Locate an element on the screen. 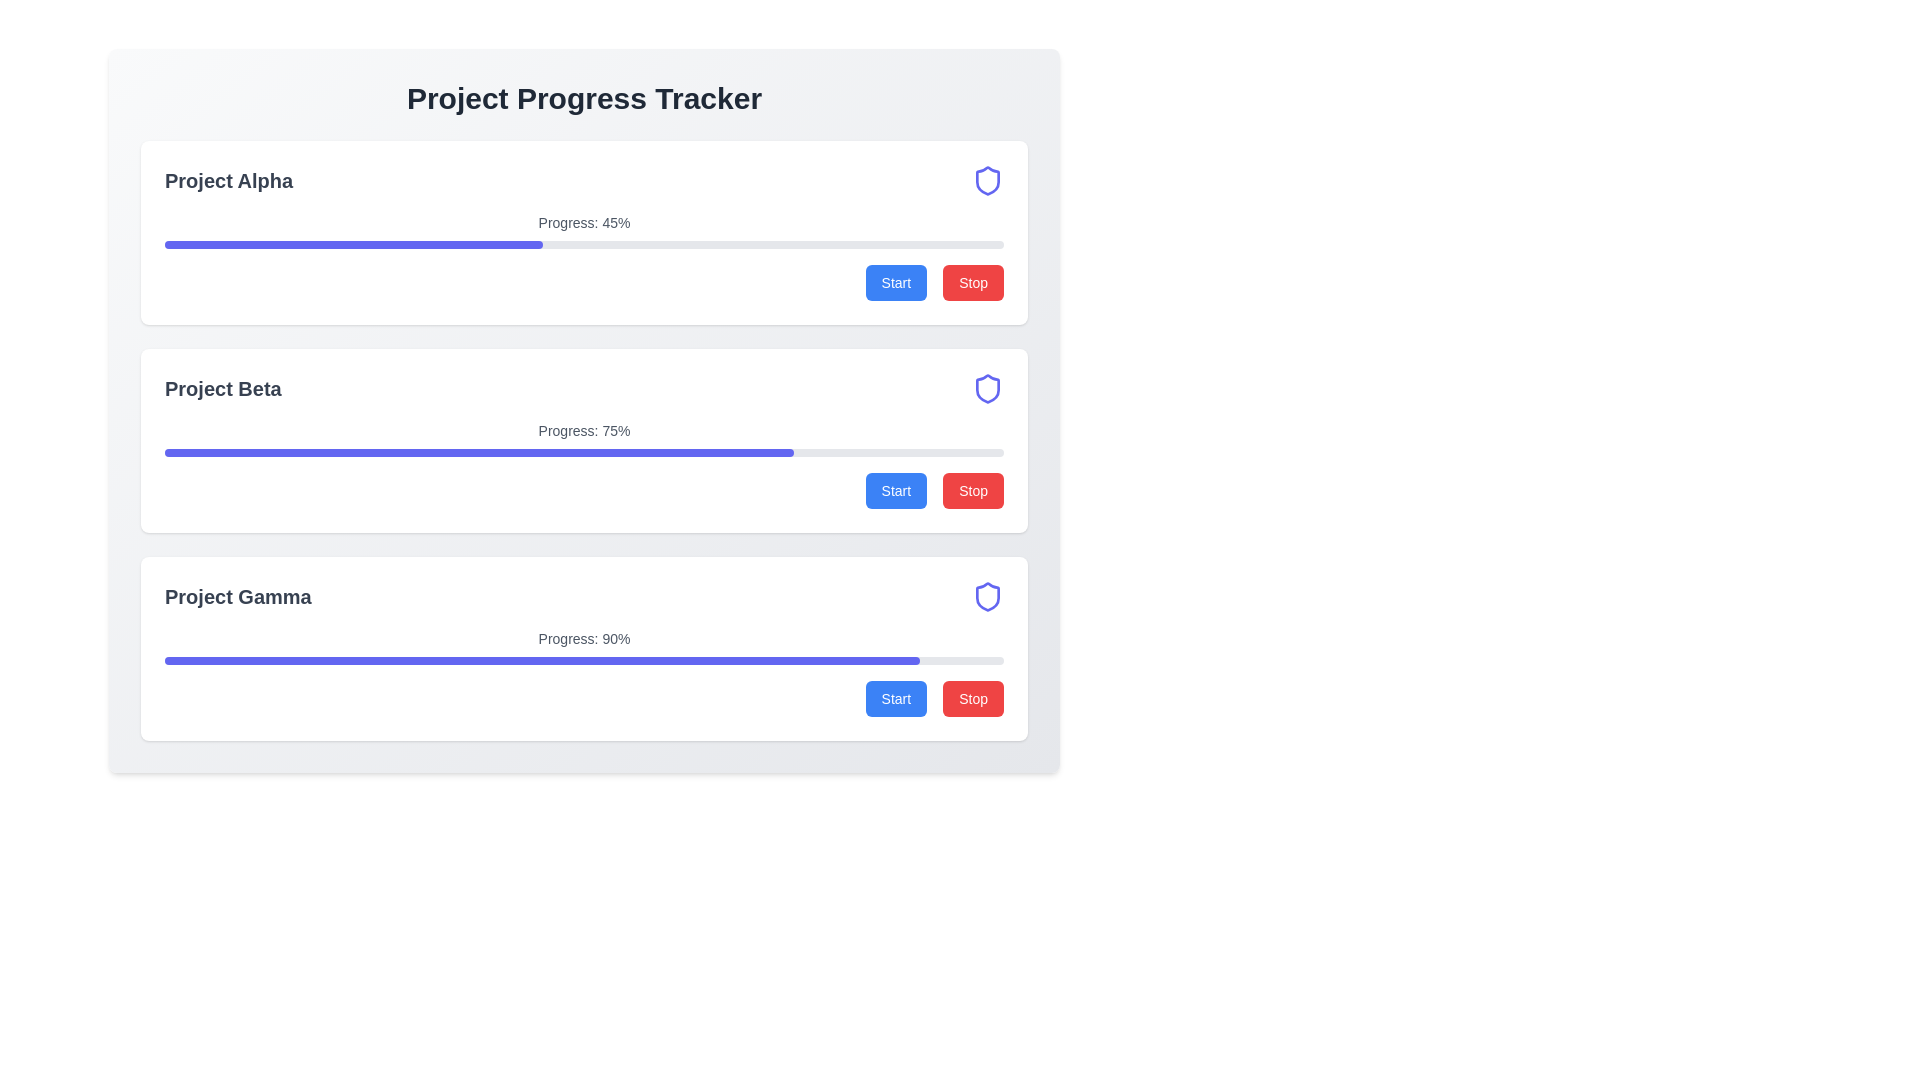 Image resolution: width=1920 pixels, height=1080 pixels. the button located in the second project section to the left of the 'Stop' button to initiate the process is located at coordinates (895, 490).